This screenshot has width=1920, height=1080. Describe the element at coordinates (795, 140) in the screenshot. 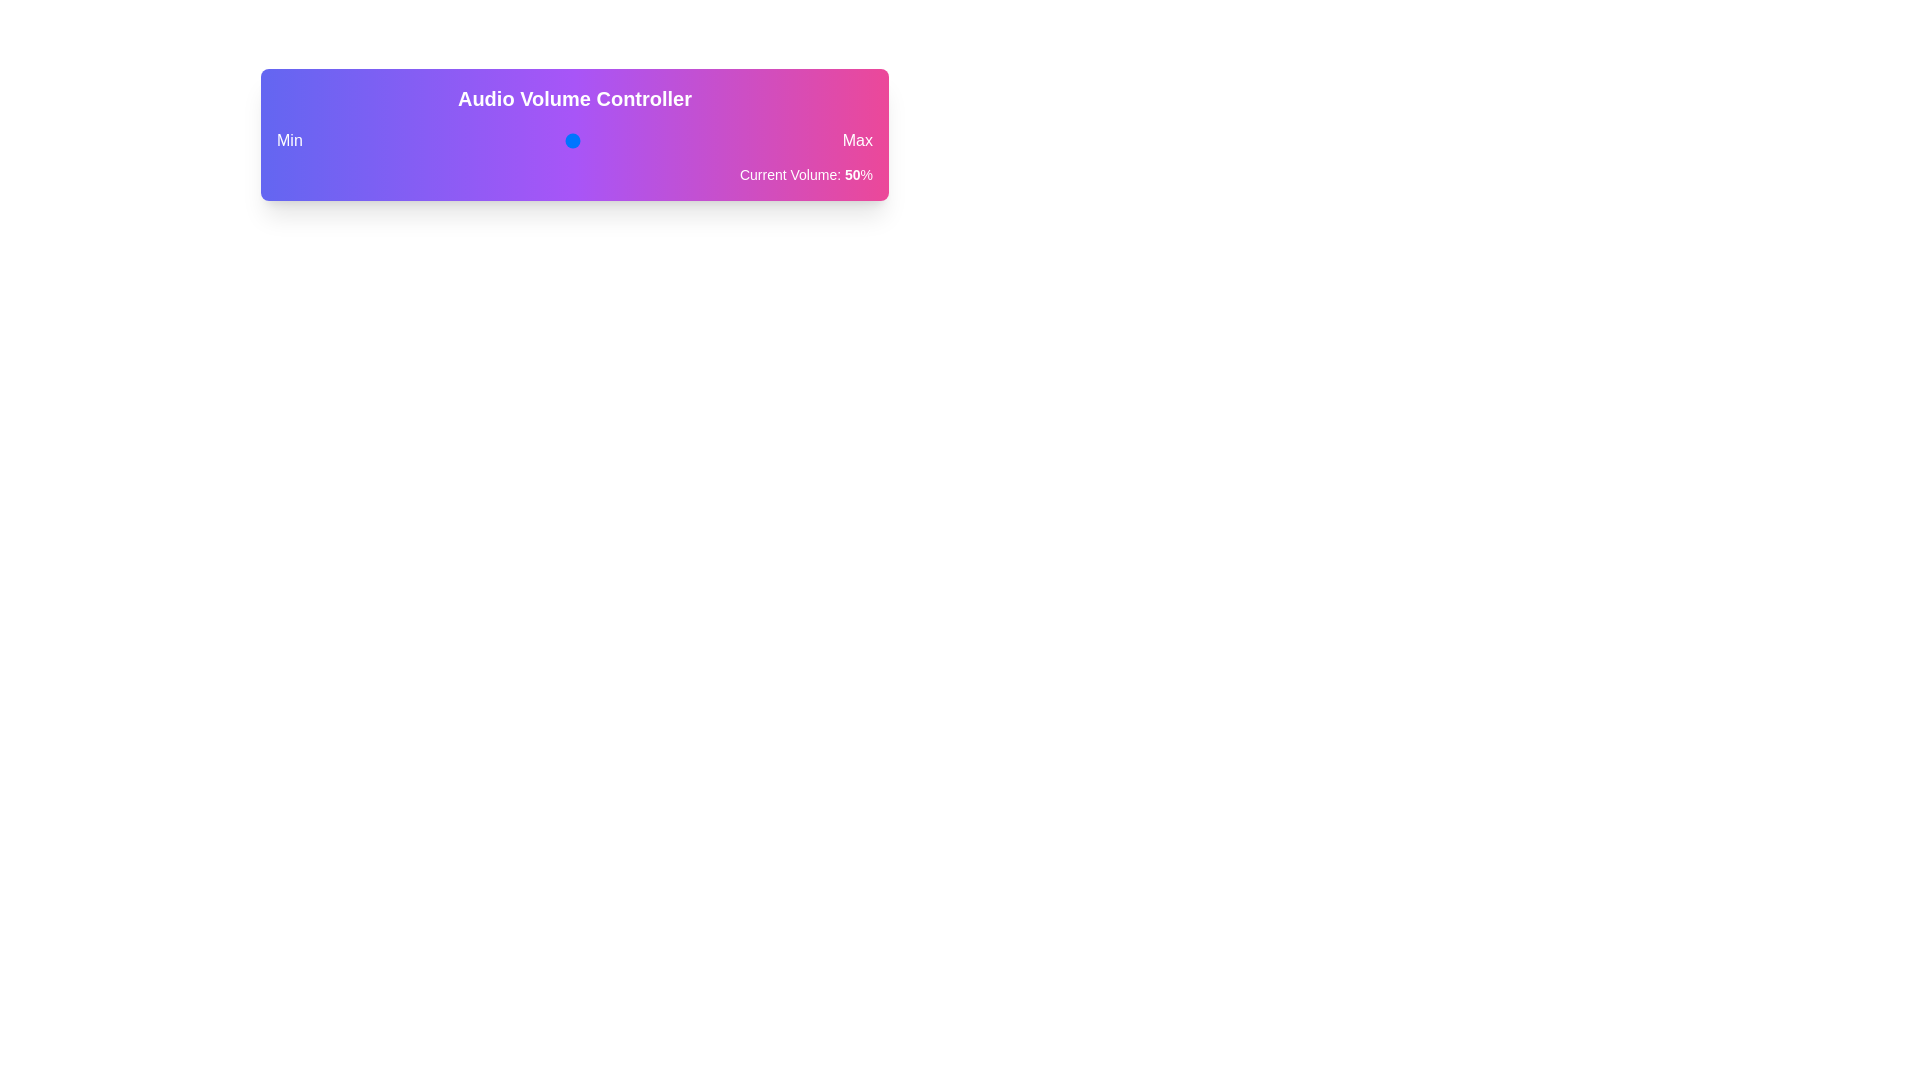

I see `the volume slider to 94%` at that location.